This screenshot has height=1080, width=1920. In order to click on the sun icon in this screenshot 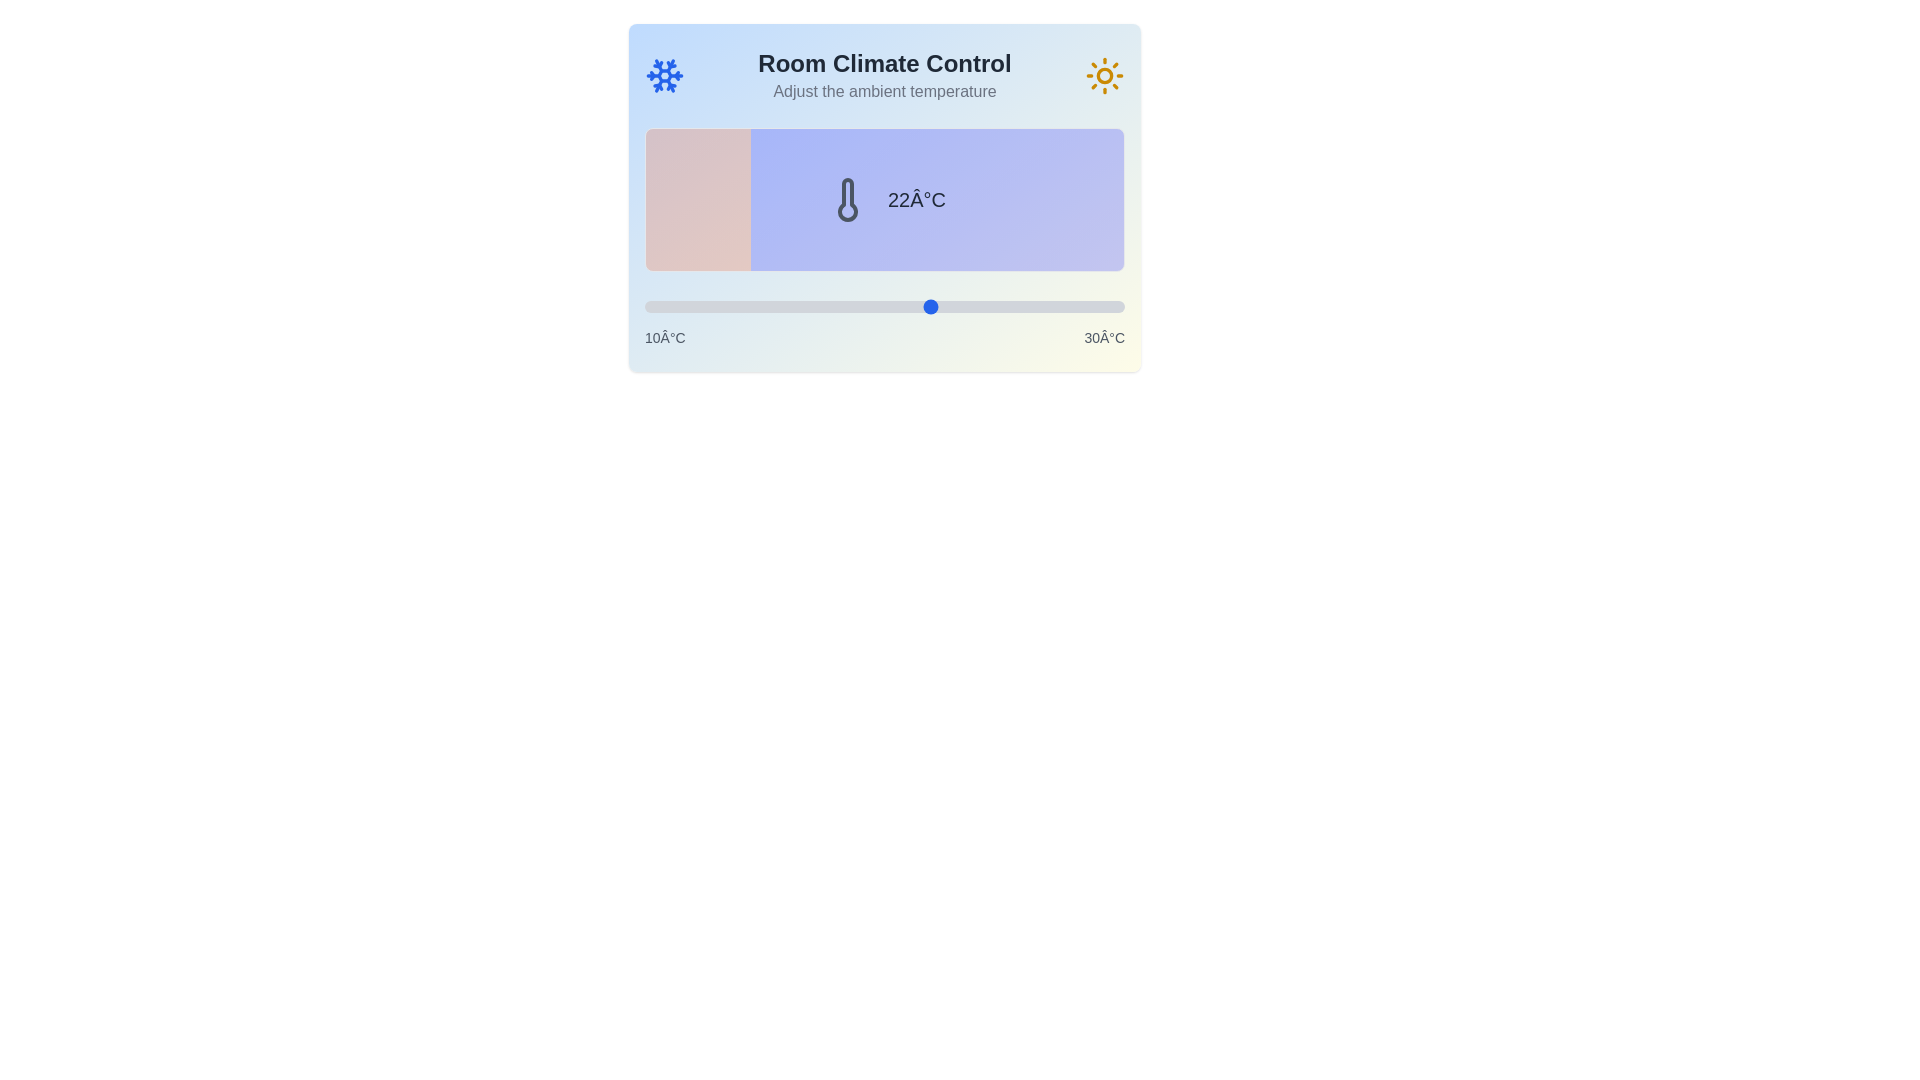, I will do `click(1103, 75)`.